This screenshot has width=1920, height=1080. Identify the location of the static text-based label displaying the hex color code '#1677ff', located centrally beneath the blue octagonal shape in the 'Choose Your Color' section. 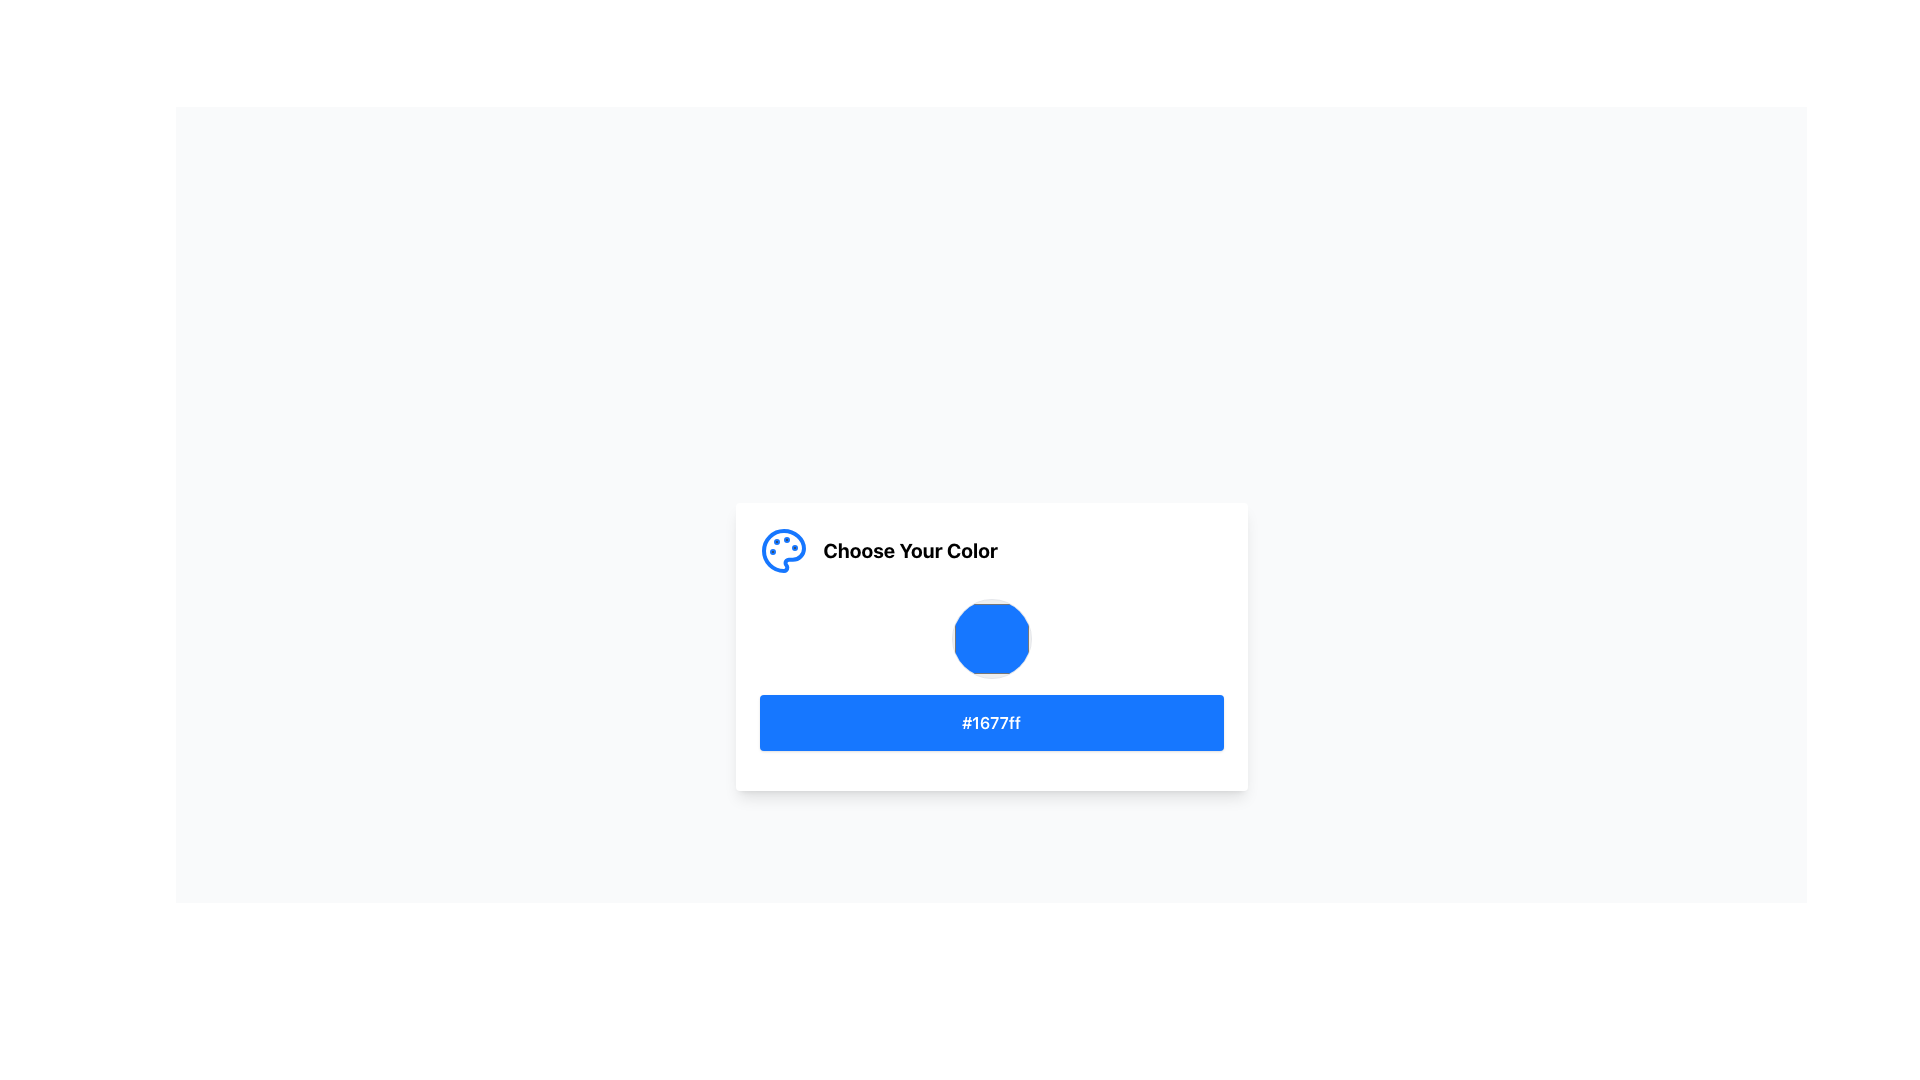
(991, 722).